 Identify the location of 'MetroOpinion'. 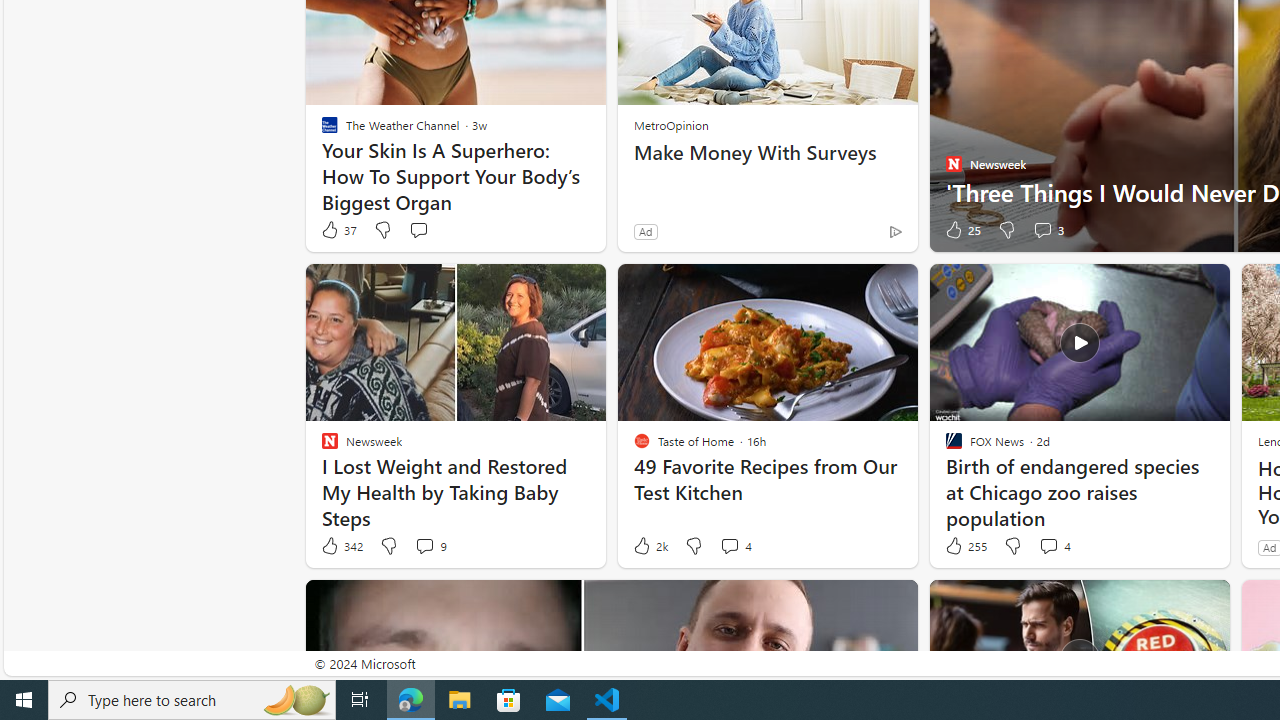
(671, 124).